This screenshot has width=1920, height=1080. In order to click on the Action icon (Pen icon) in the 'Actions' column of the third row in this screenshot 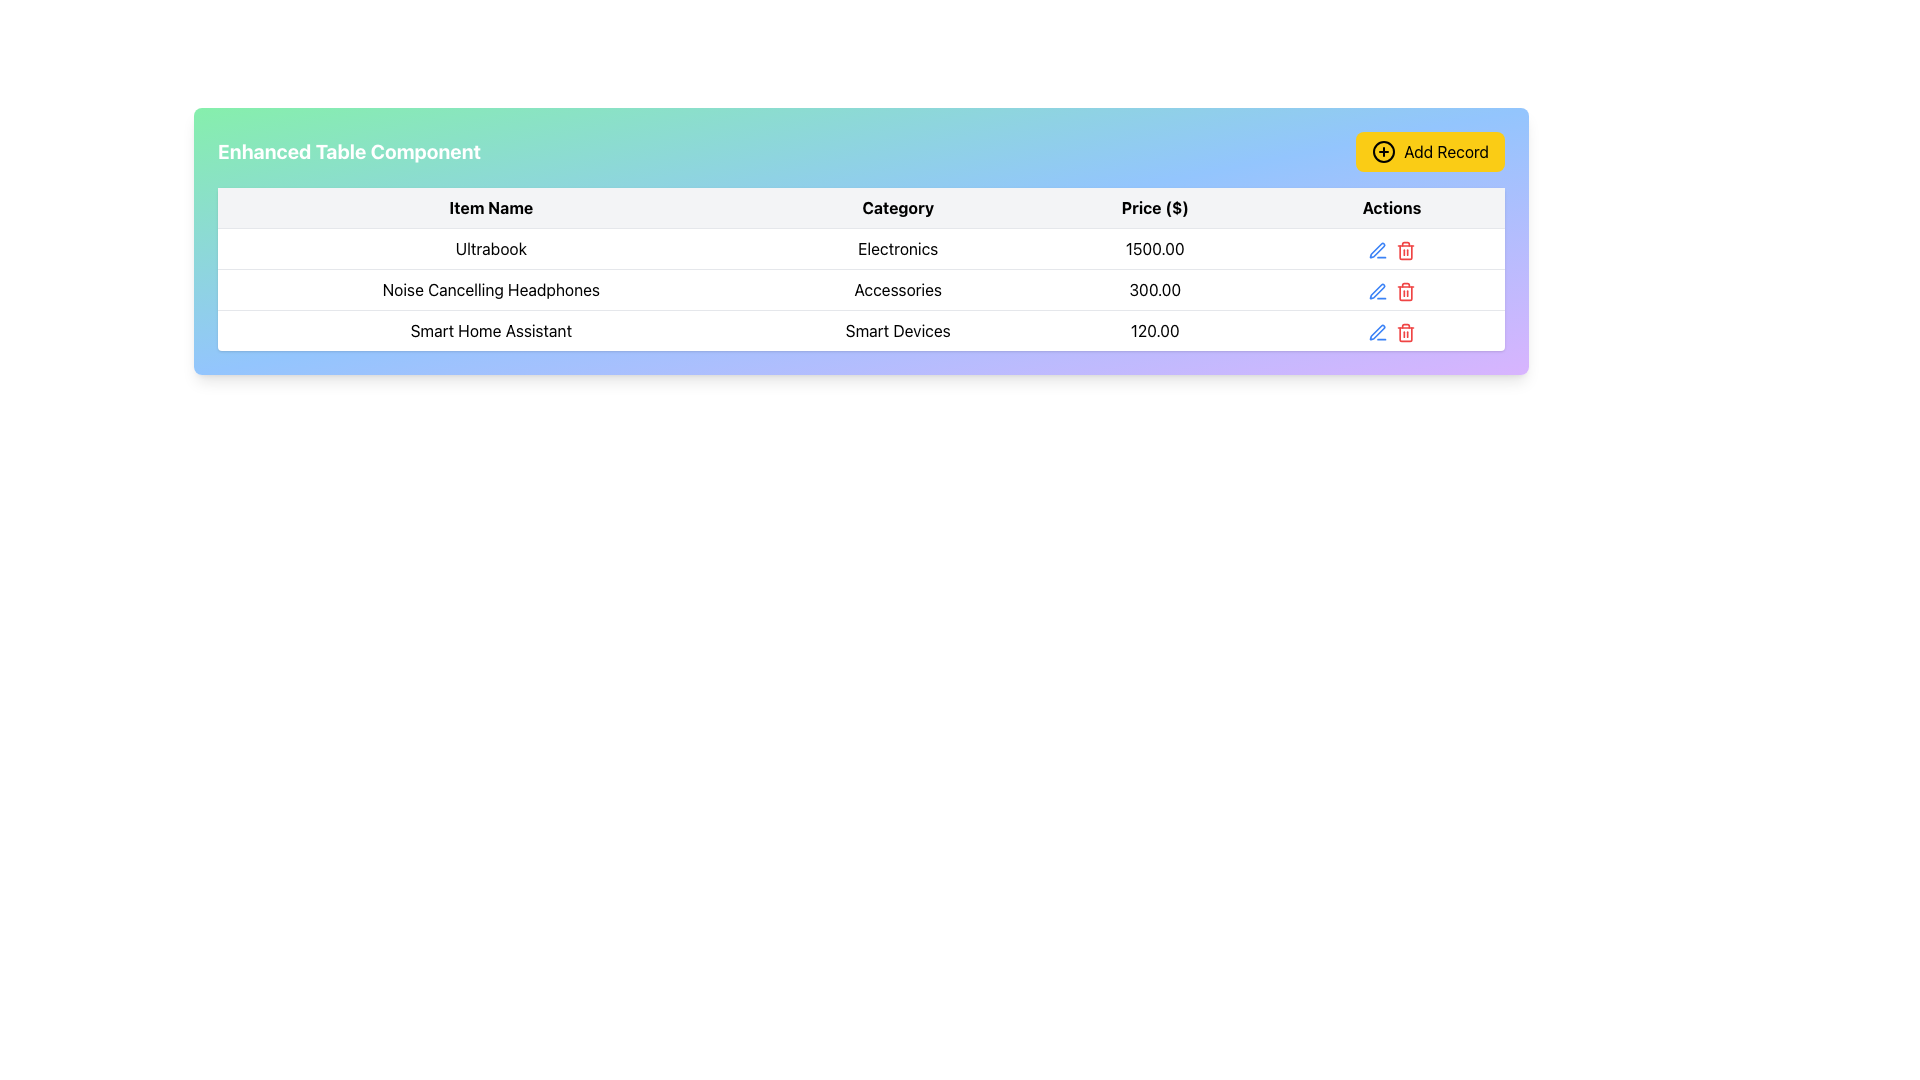, I will do `click(1376, 331)`.